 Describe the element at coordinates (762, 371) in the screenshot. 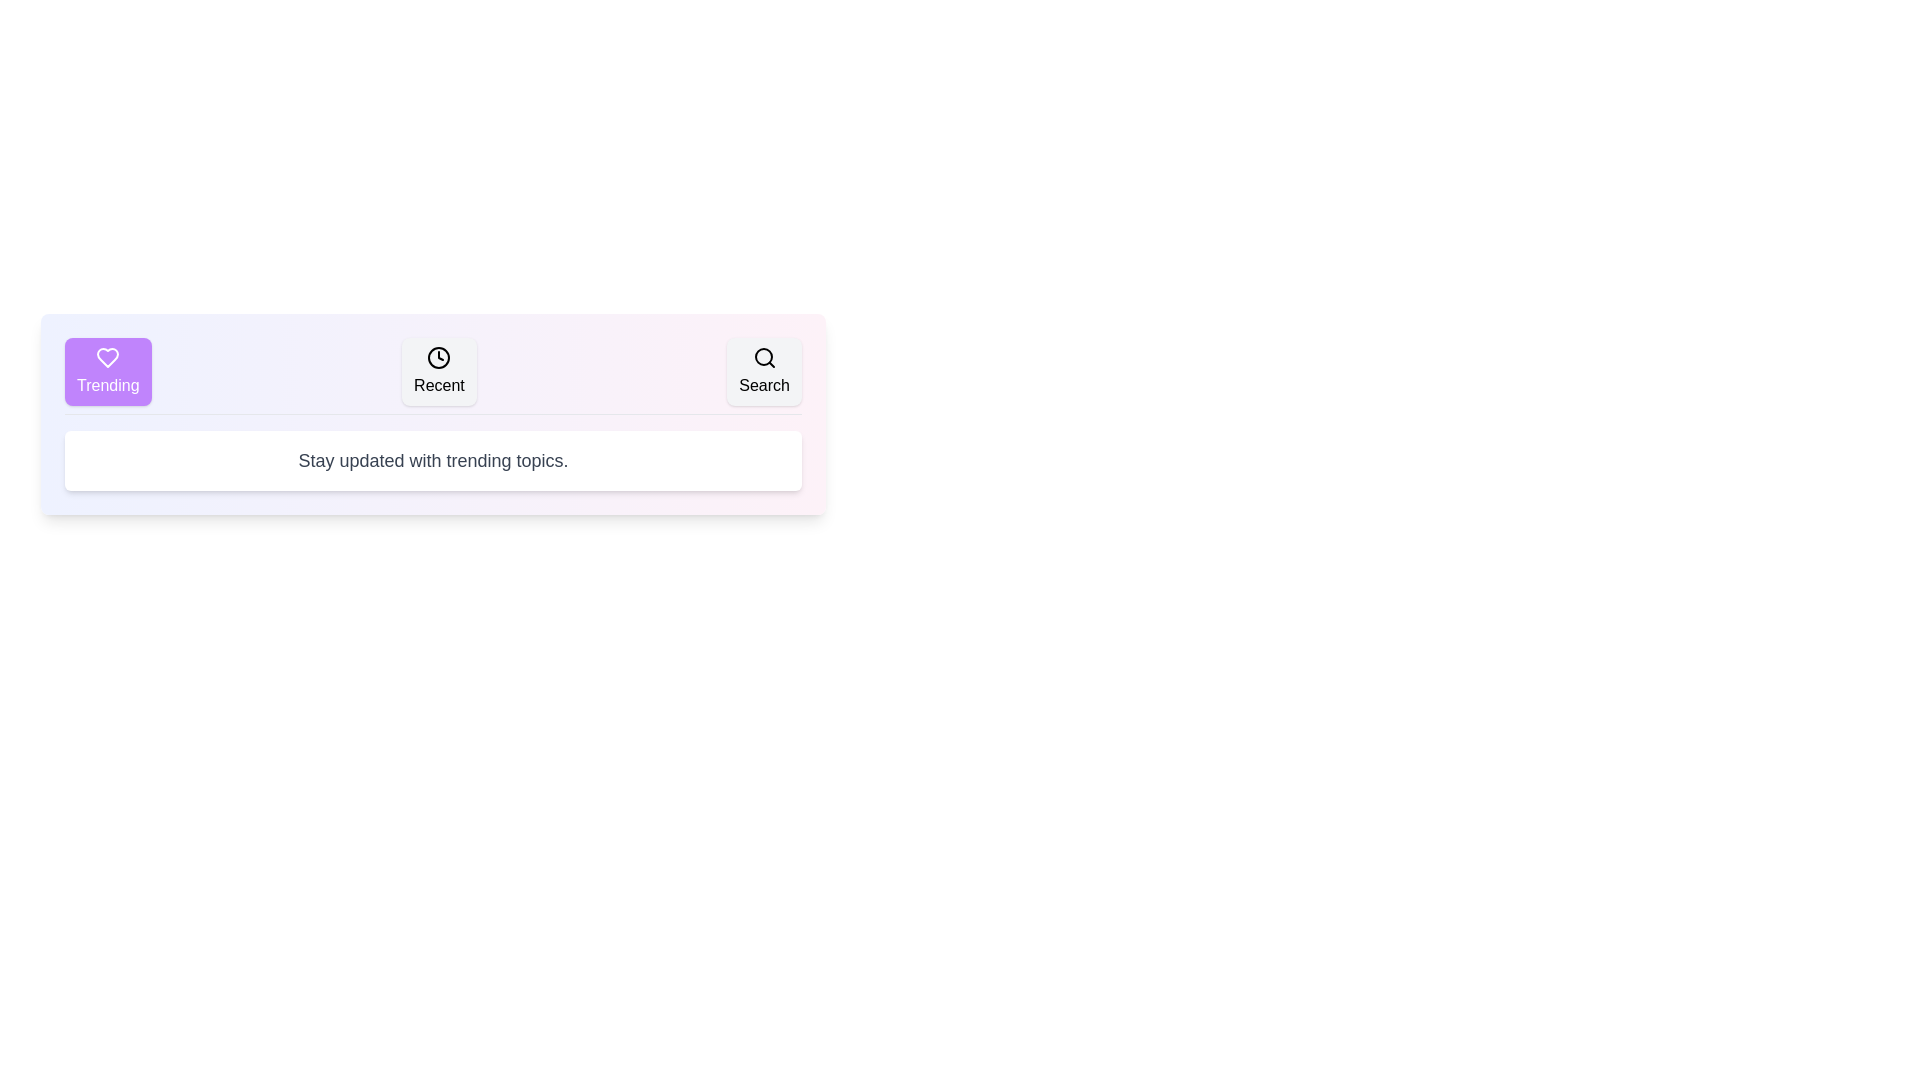

I see `the tab button labeled Search` at that location.